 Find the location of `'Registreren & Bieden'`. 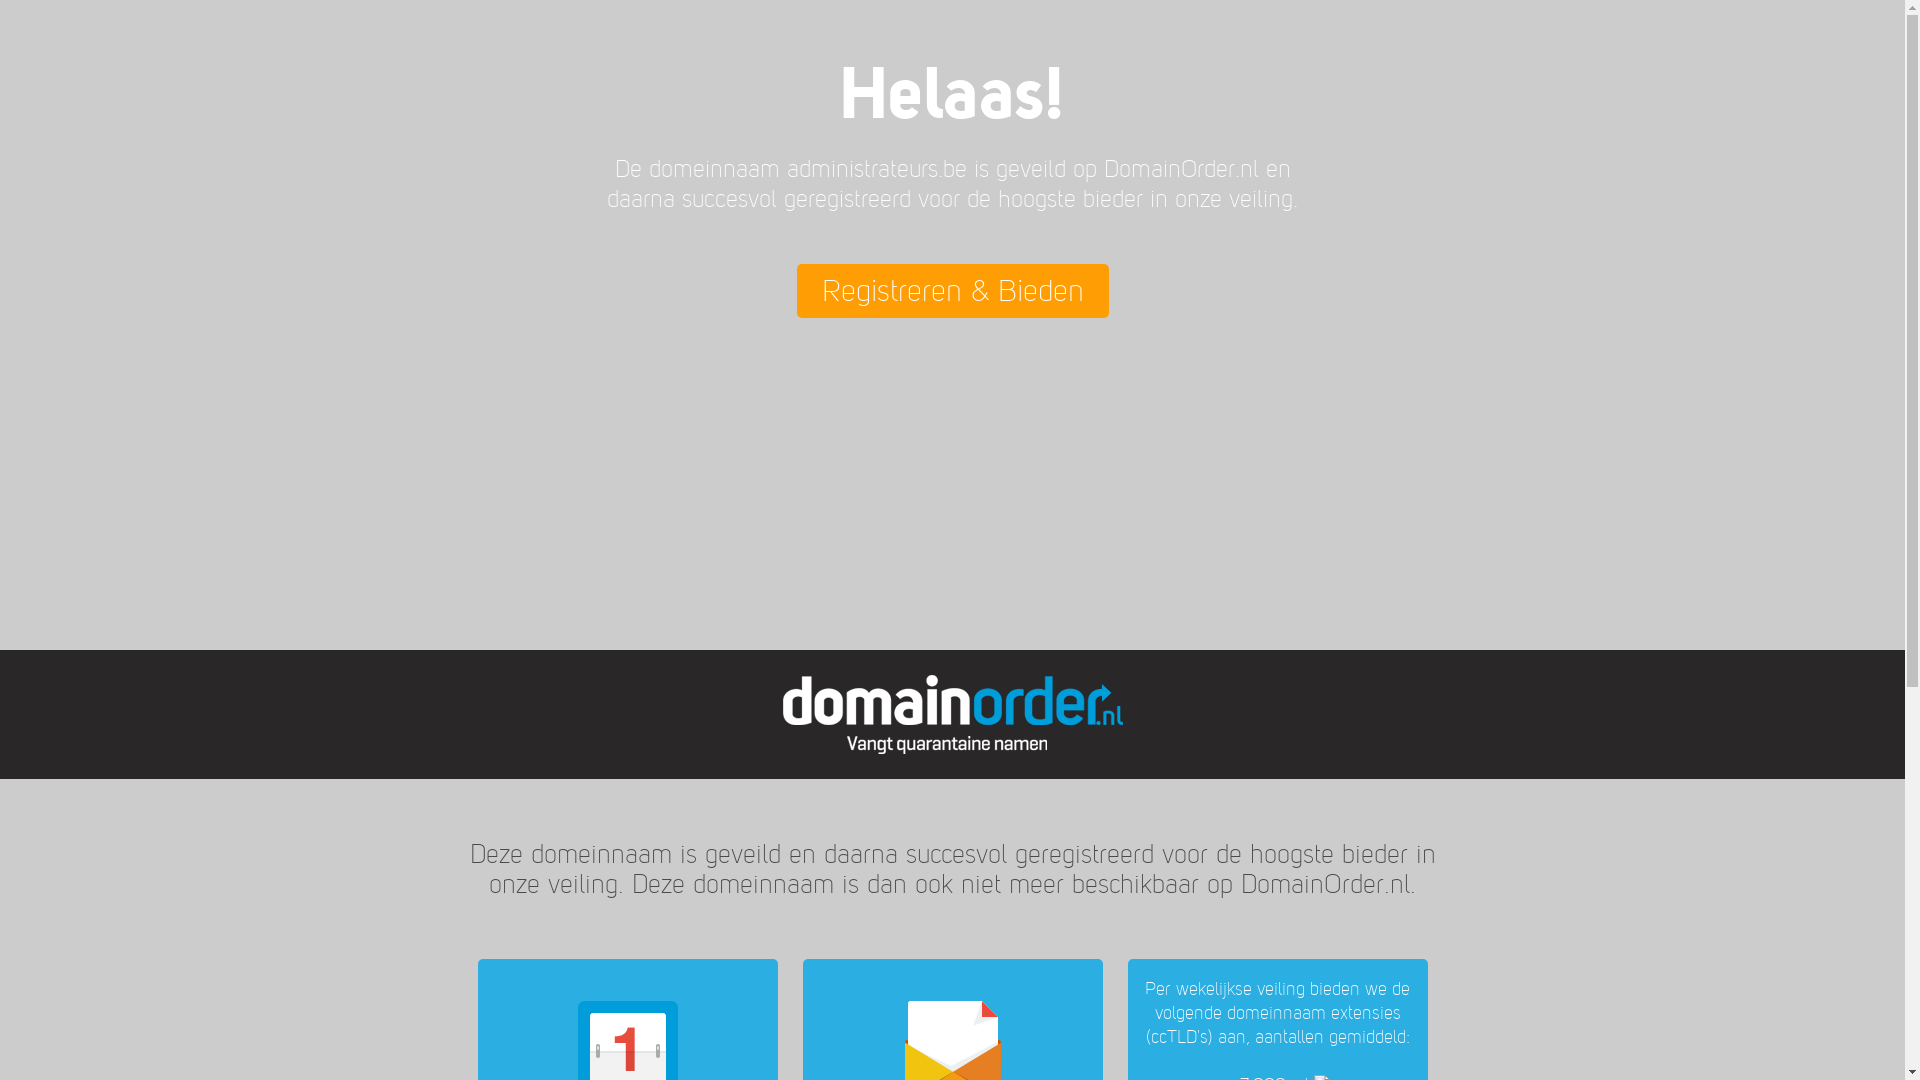

'Registreren & Bieden' is located at coordinates (950, 290).